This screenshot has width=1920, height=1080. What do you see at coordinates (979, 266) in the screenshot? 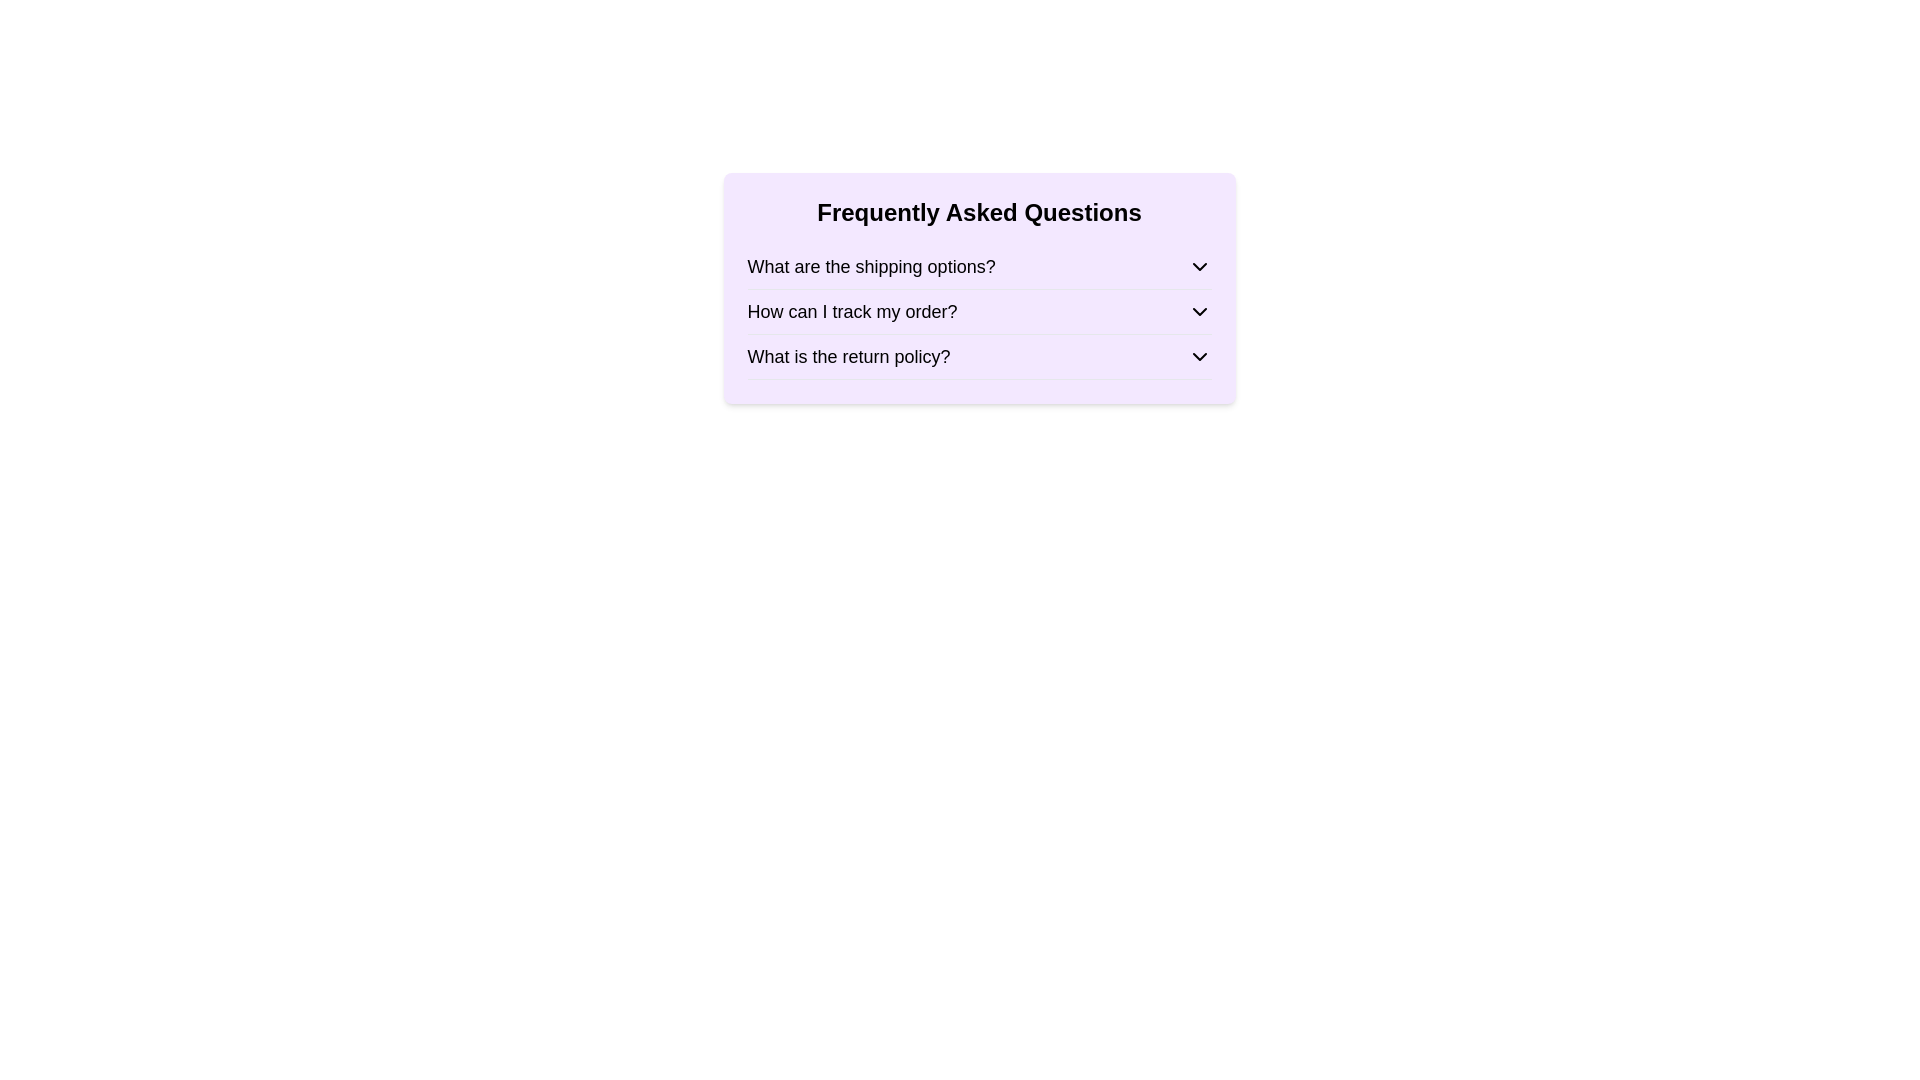
I see `the collapsible header labeled 'What are the shipping options?'` at bounding box center [979, 266].